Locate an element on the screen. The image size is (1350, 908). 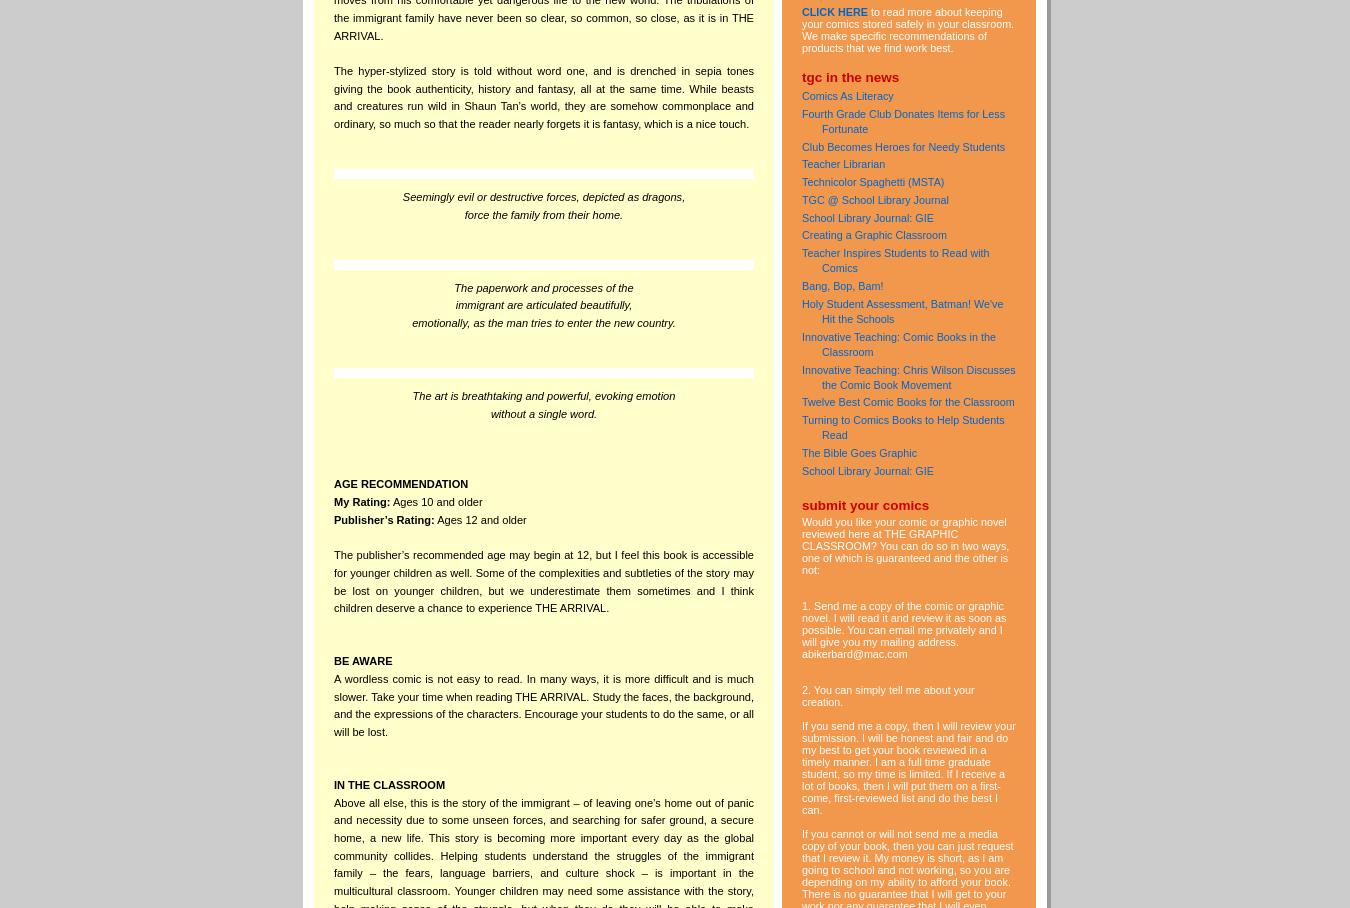
'Publisher’s Rating:' is located at coordinates (383, 519).